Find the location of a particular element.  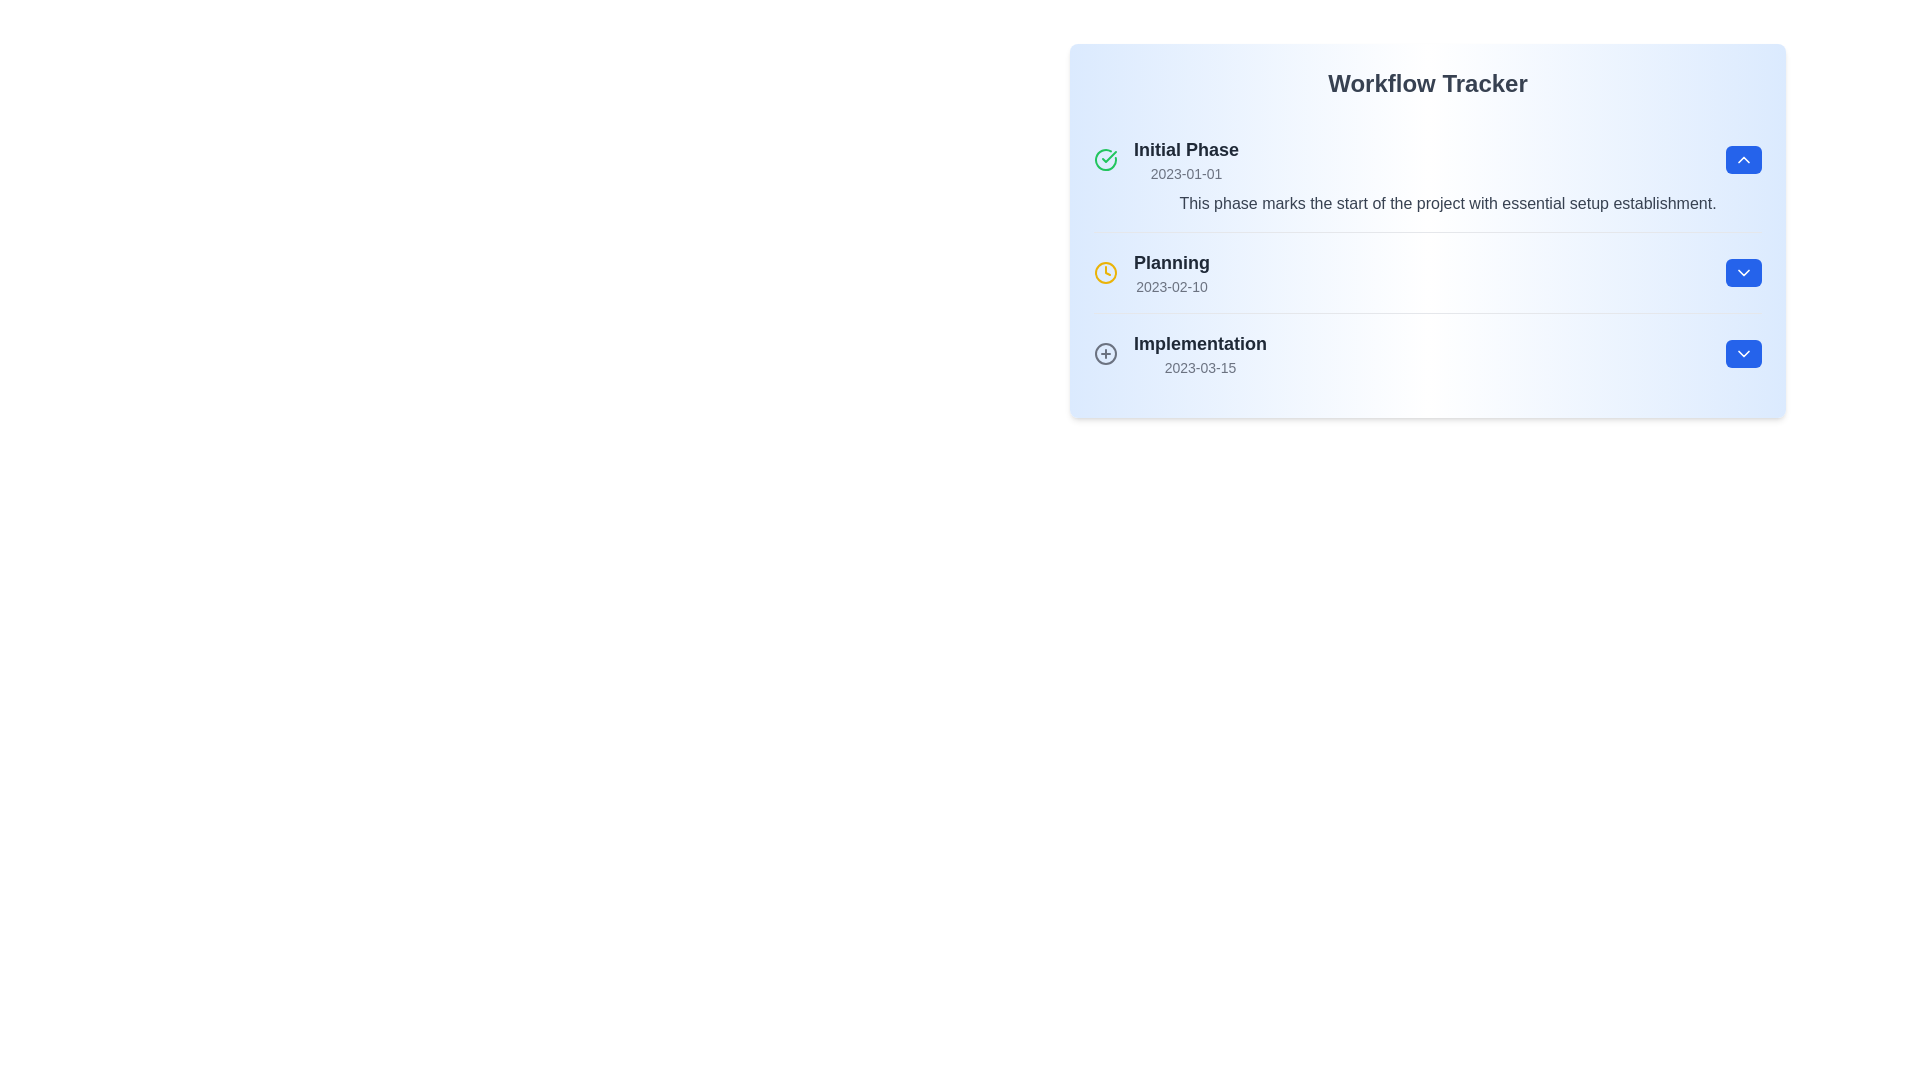

text and date information from the workflow phase labeled 'Planning' with the date '2023-02-10', which is the second item in the list of workflow phases in the 'Workflow Tracker' interface is located at coordinates (1152, 273).